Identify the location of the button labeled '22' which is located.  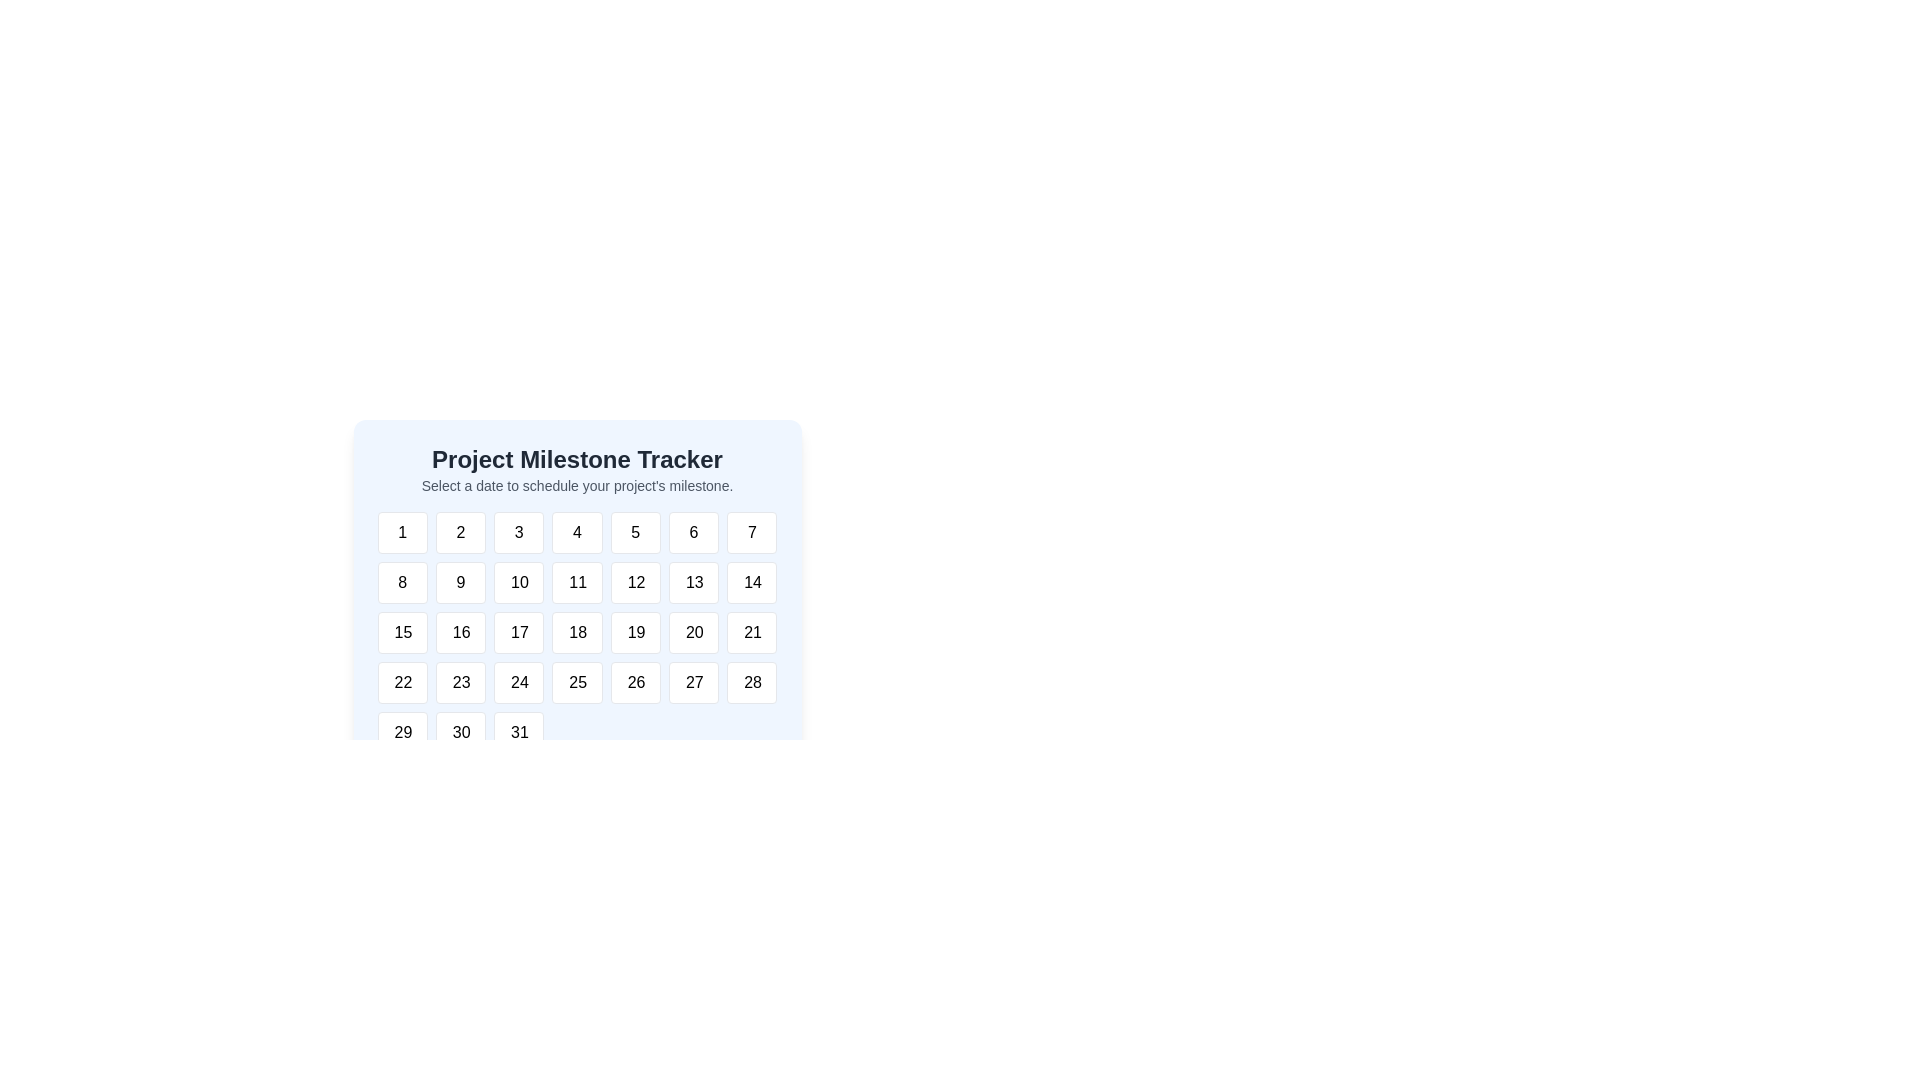
(401, 681).